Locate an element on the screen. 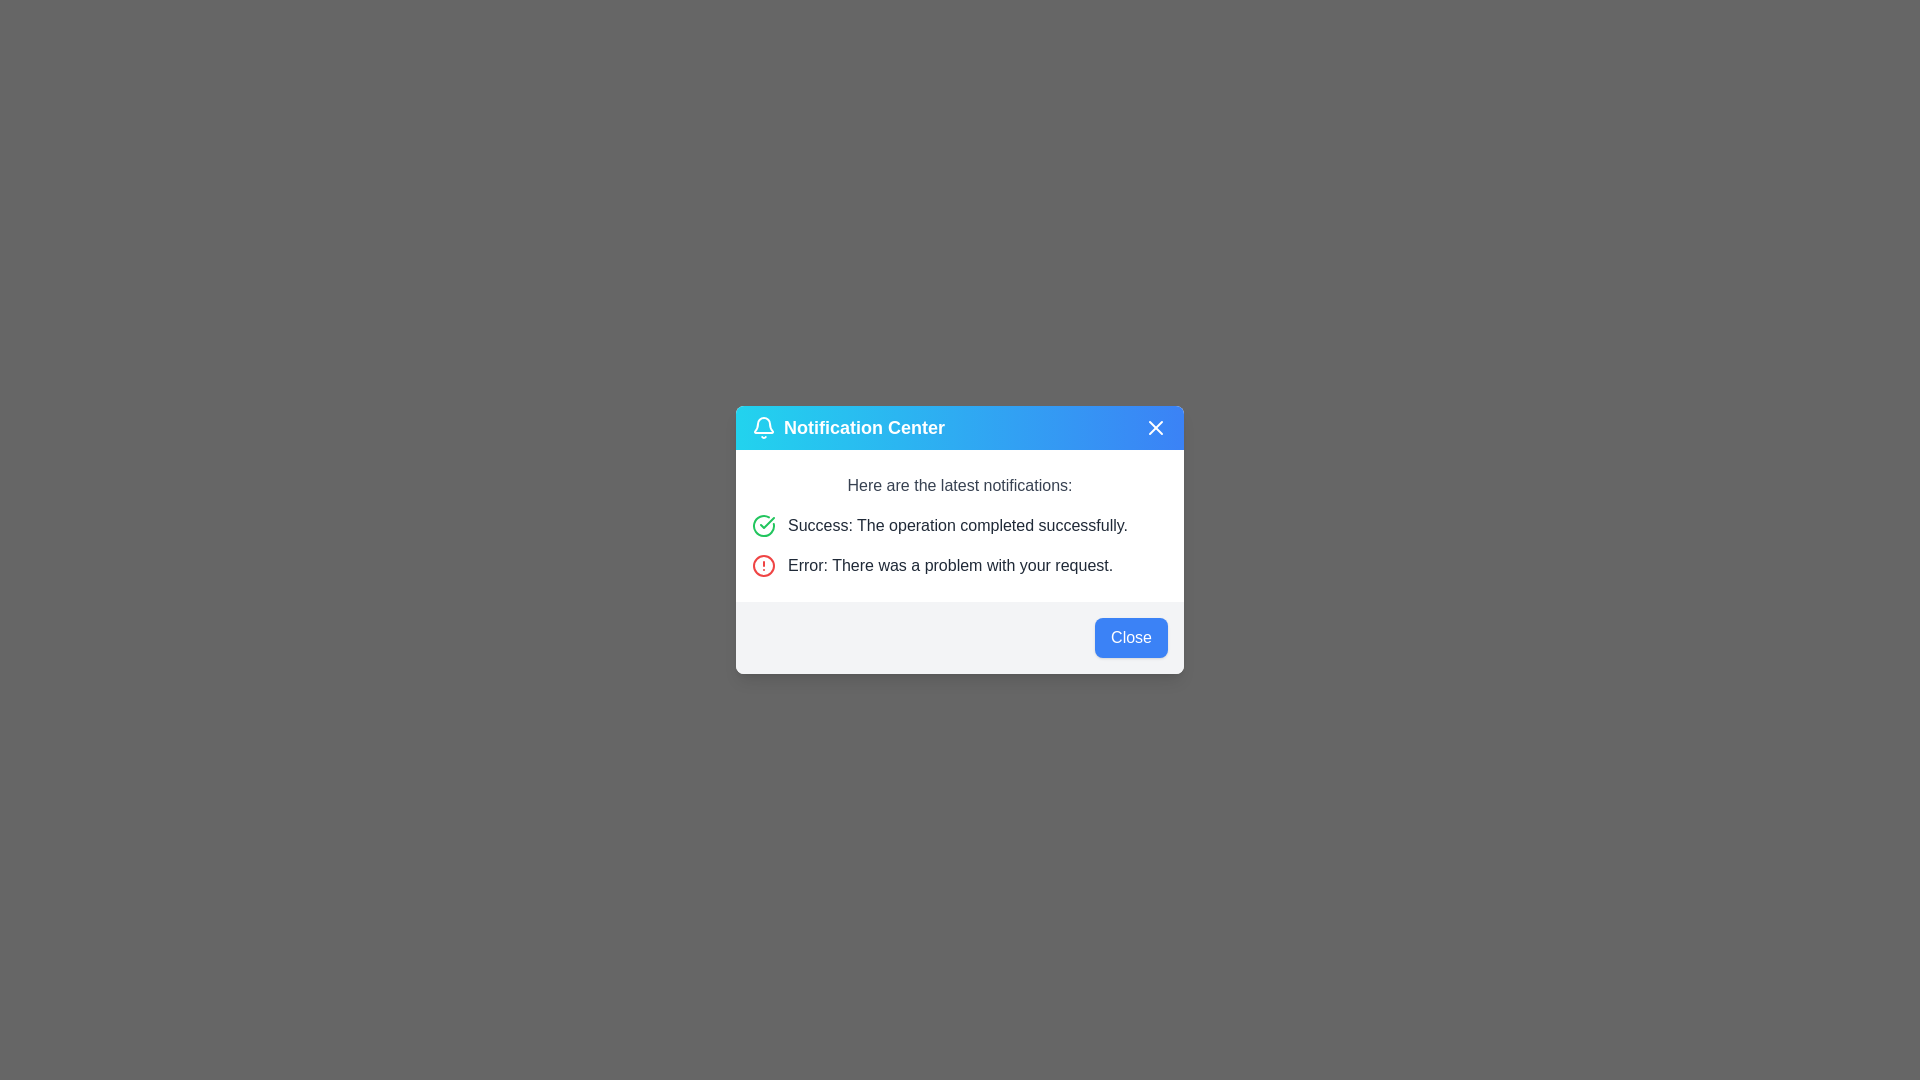 This screenshot has height=1080, width=1920. static text element positioned just below the header 'Notification Center', which serves as an introduction to the notifications section is located at coordinates (960, 486).